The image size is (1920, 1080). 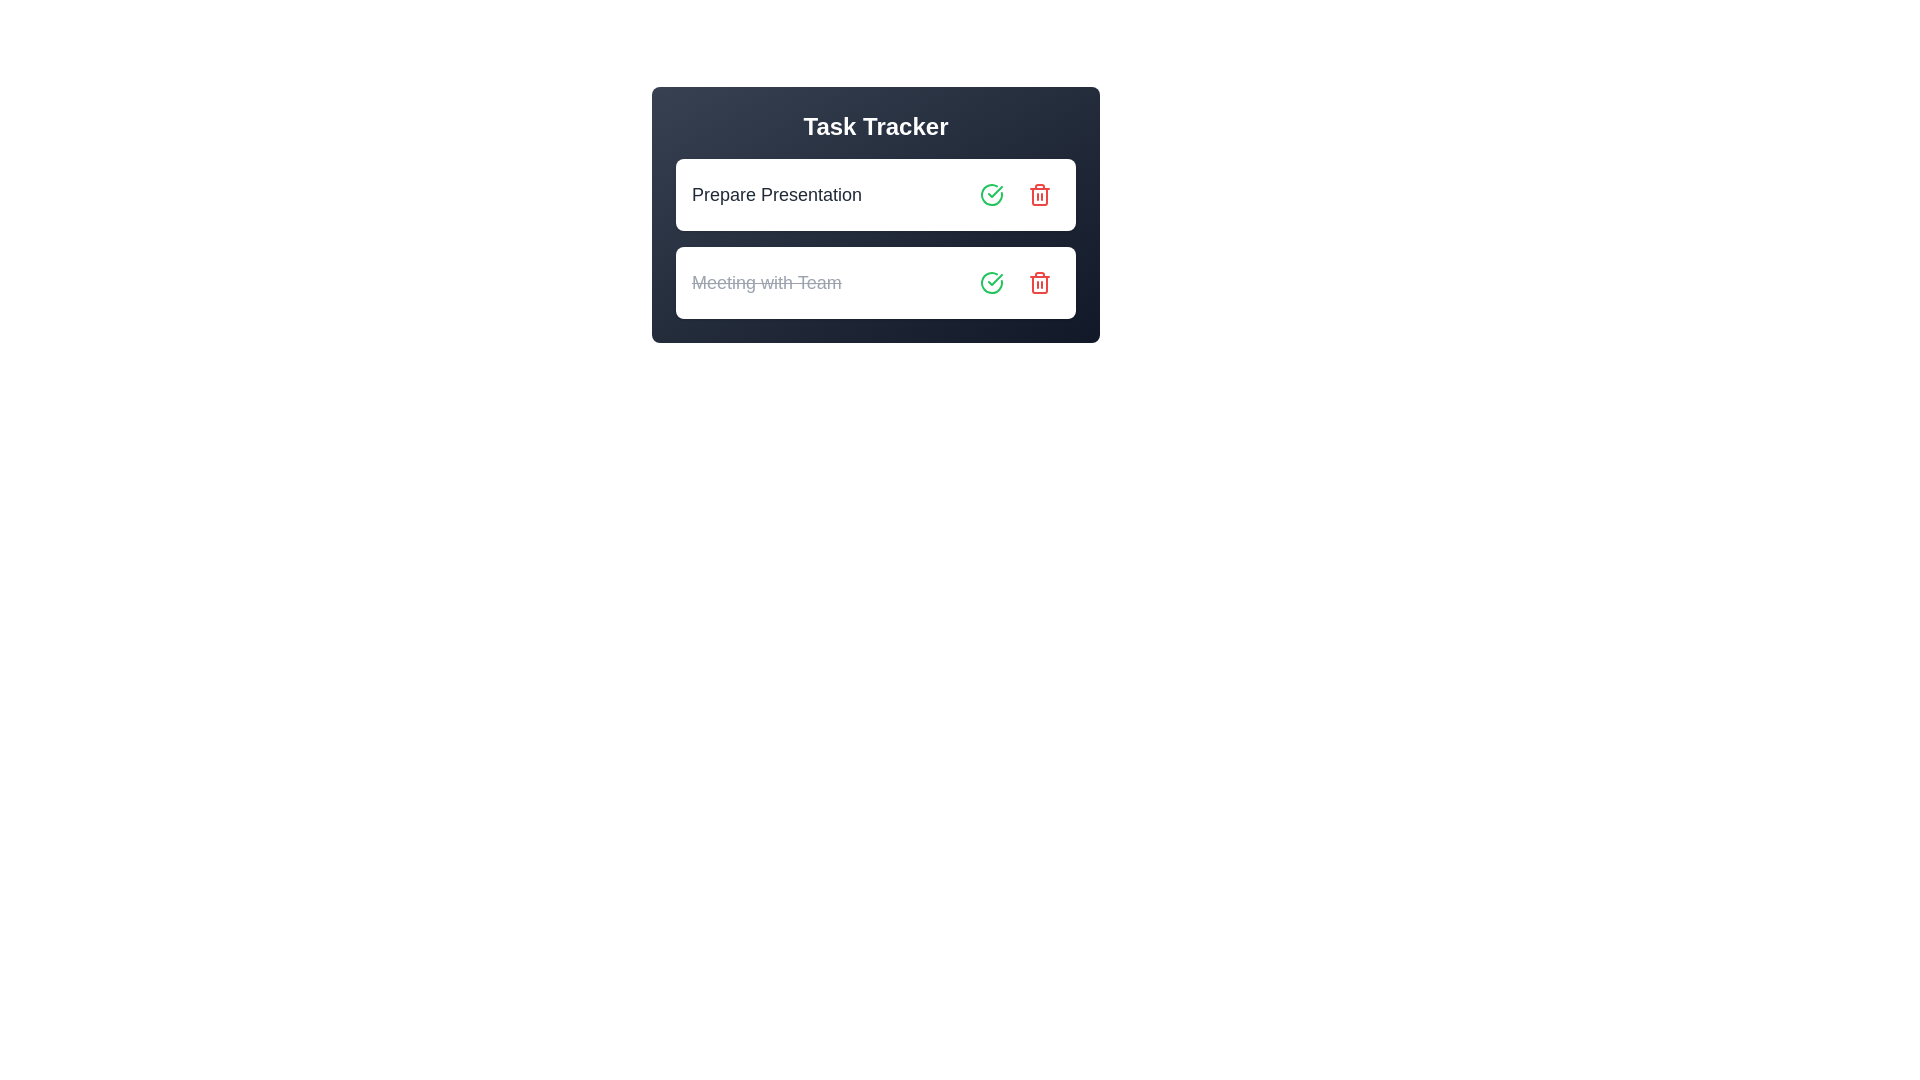 What do you see at coordinates (1040, 196) in the screenshot?
I see `the delete icon located in the rightmost section of the task list item's row` at bounding box center [1040, 196].